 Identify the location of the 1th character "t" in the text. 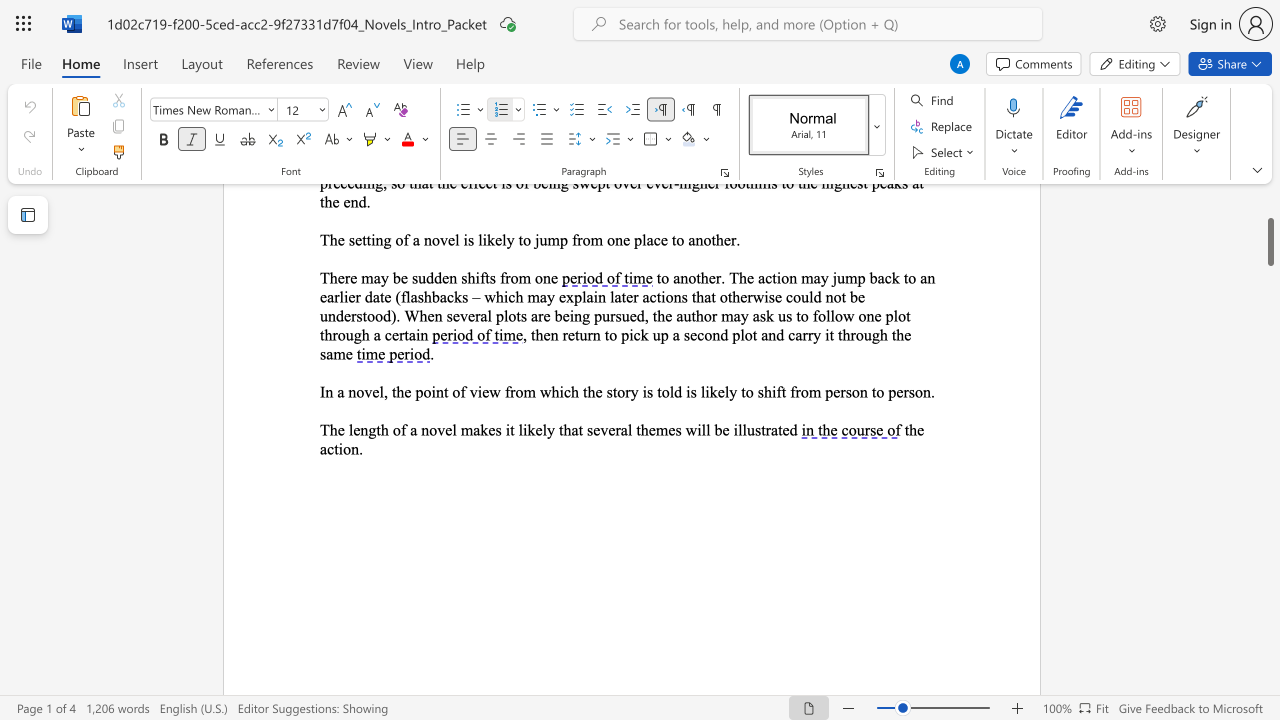
(905, 428).